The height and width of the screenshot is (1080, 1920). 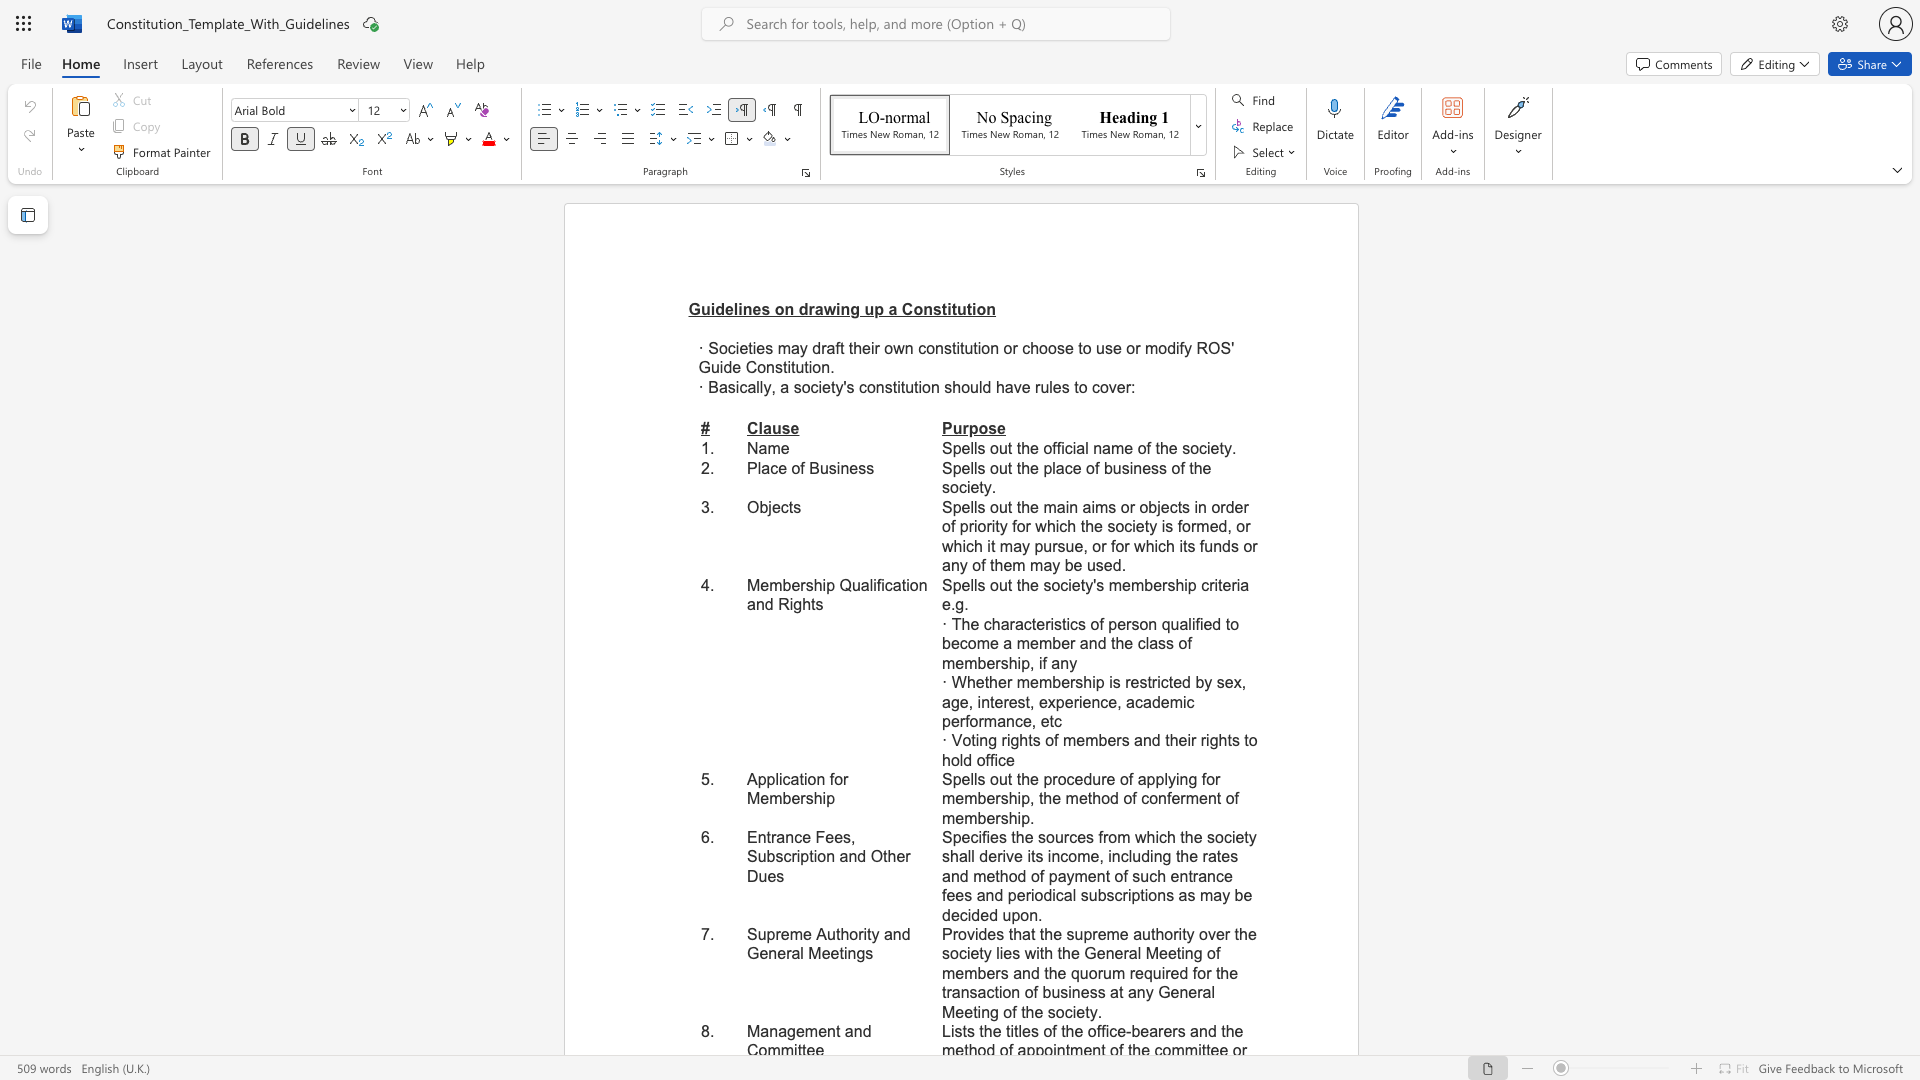 I want to click on the subset text "thod of payment of such entrance fees and periodical subscriptions as may be decide" within the text "Specifies the sources from which the society shall derive its income, including the rates and method of payment of such entrance fees and periodical subscriptions as may be decided upon.", so click(x=995, y=875).